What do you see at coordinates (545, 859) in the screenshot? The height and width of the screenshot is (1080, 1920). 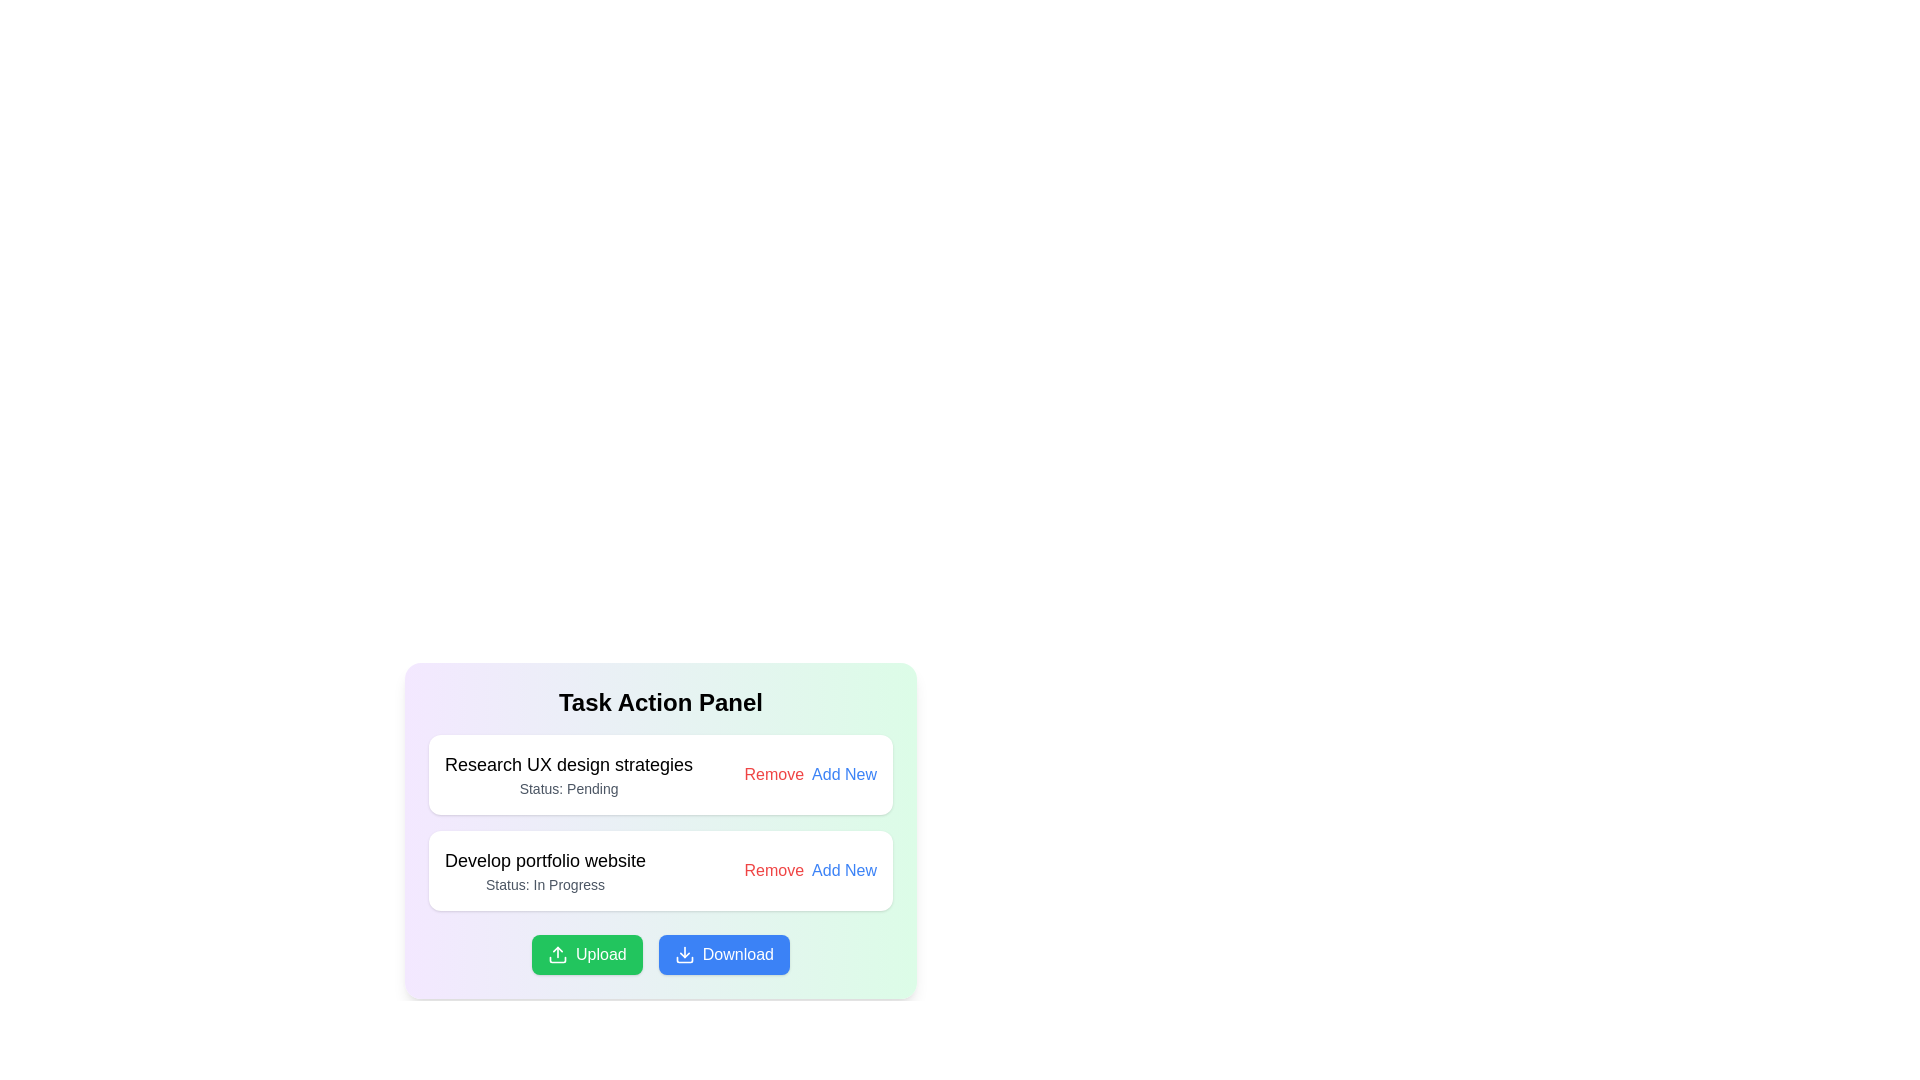 I see `the static text label for the second task in the task management interface, located below 'Task Action Panel' and above 'Status: In Progress'` at bounding box center [545, 859].